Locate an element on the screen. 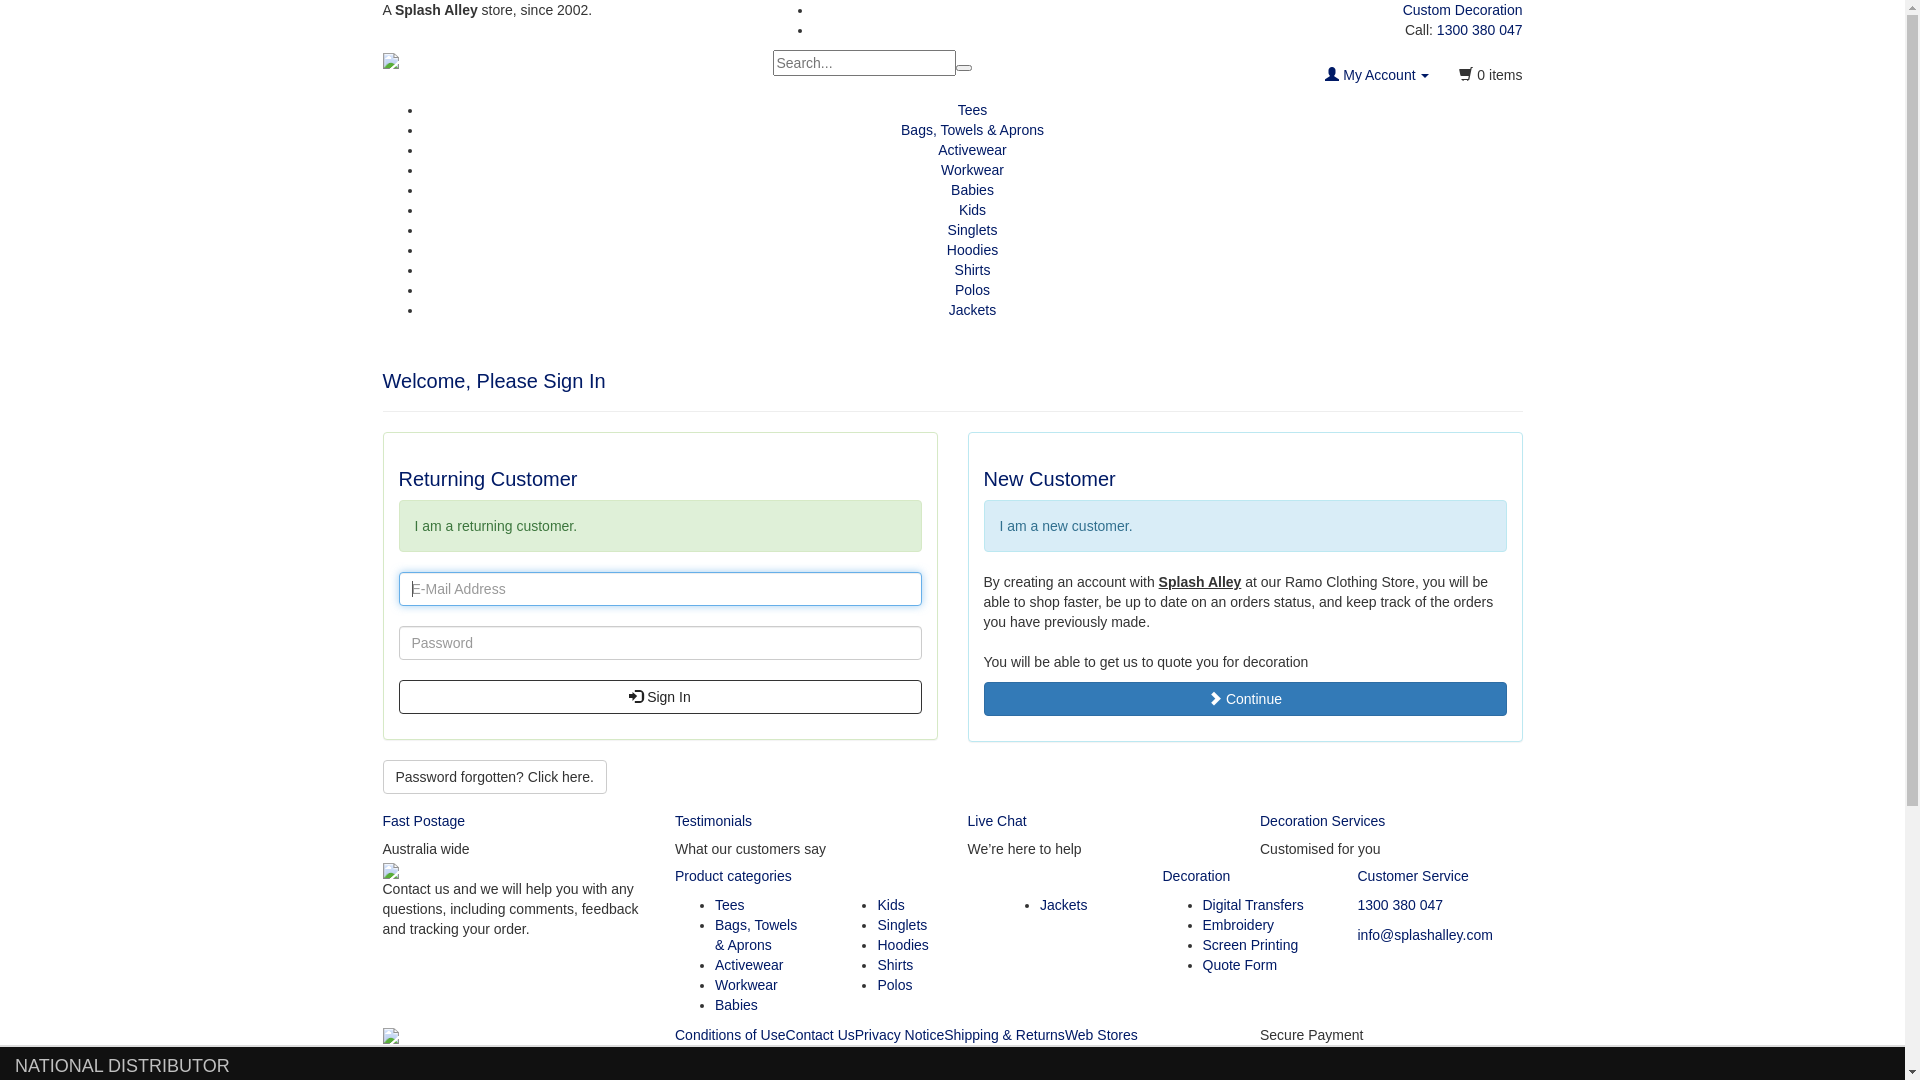 The width and height of the screenshot is (1920, 1080). 'Custom Decoration' is located at coordinates (1463, 10).